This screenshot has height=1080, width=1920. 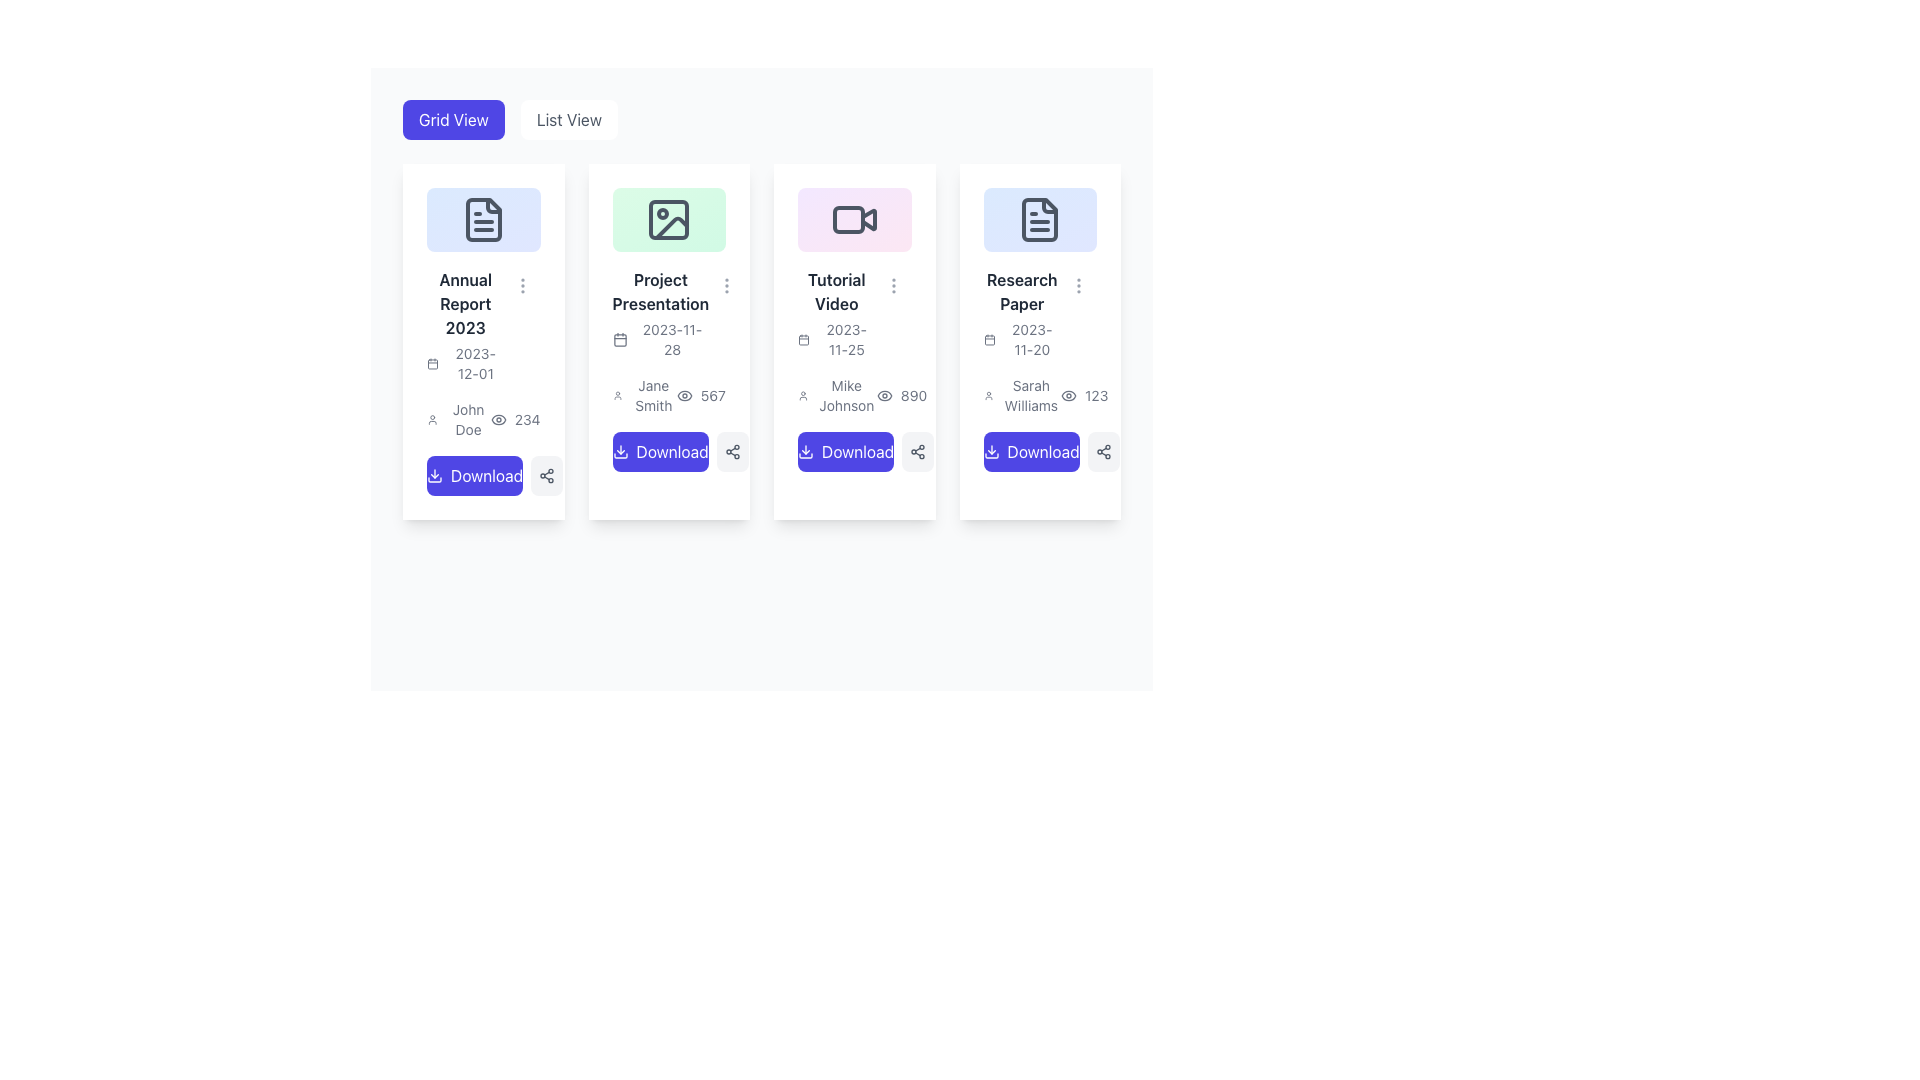 What do you see at coordinates (1040, 219) in the screenshot?
I see `the document icon located at the top-center of the 'Research Paper' card, which is the fourth card from the left` at bounding box center [1040, 219].